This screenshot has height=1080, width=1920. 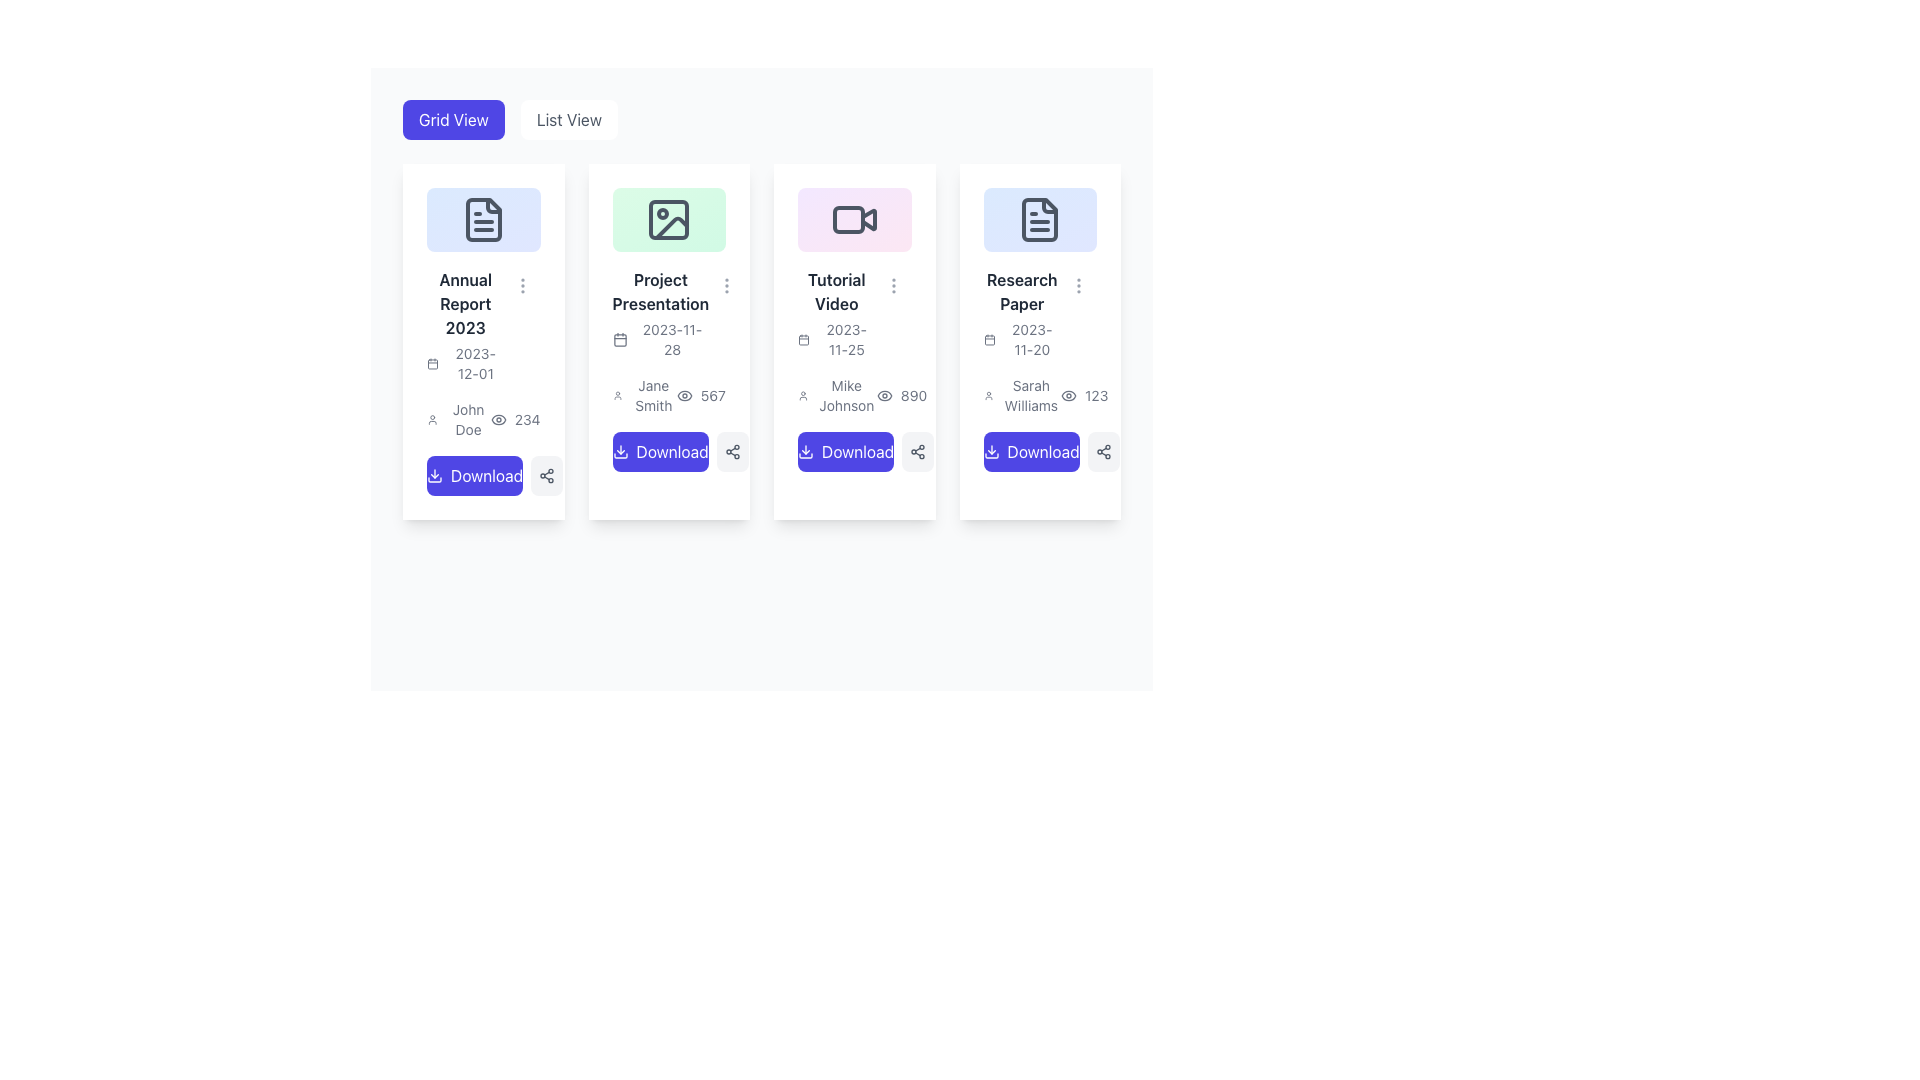 What do you see at coordinates (1040, 219) in the screenshot?
I see `the document icon located at the top-center of the 'Research Paper' card, which is the fourth card from the left` at bounding box center [1040, 219].